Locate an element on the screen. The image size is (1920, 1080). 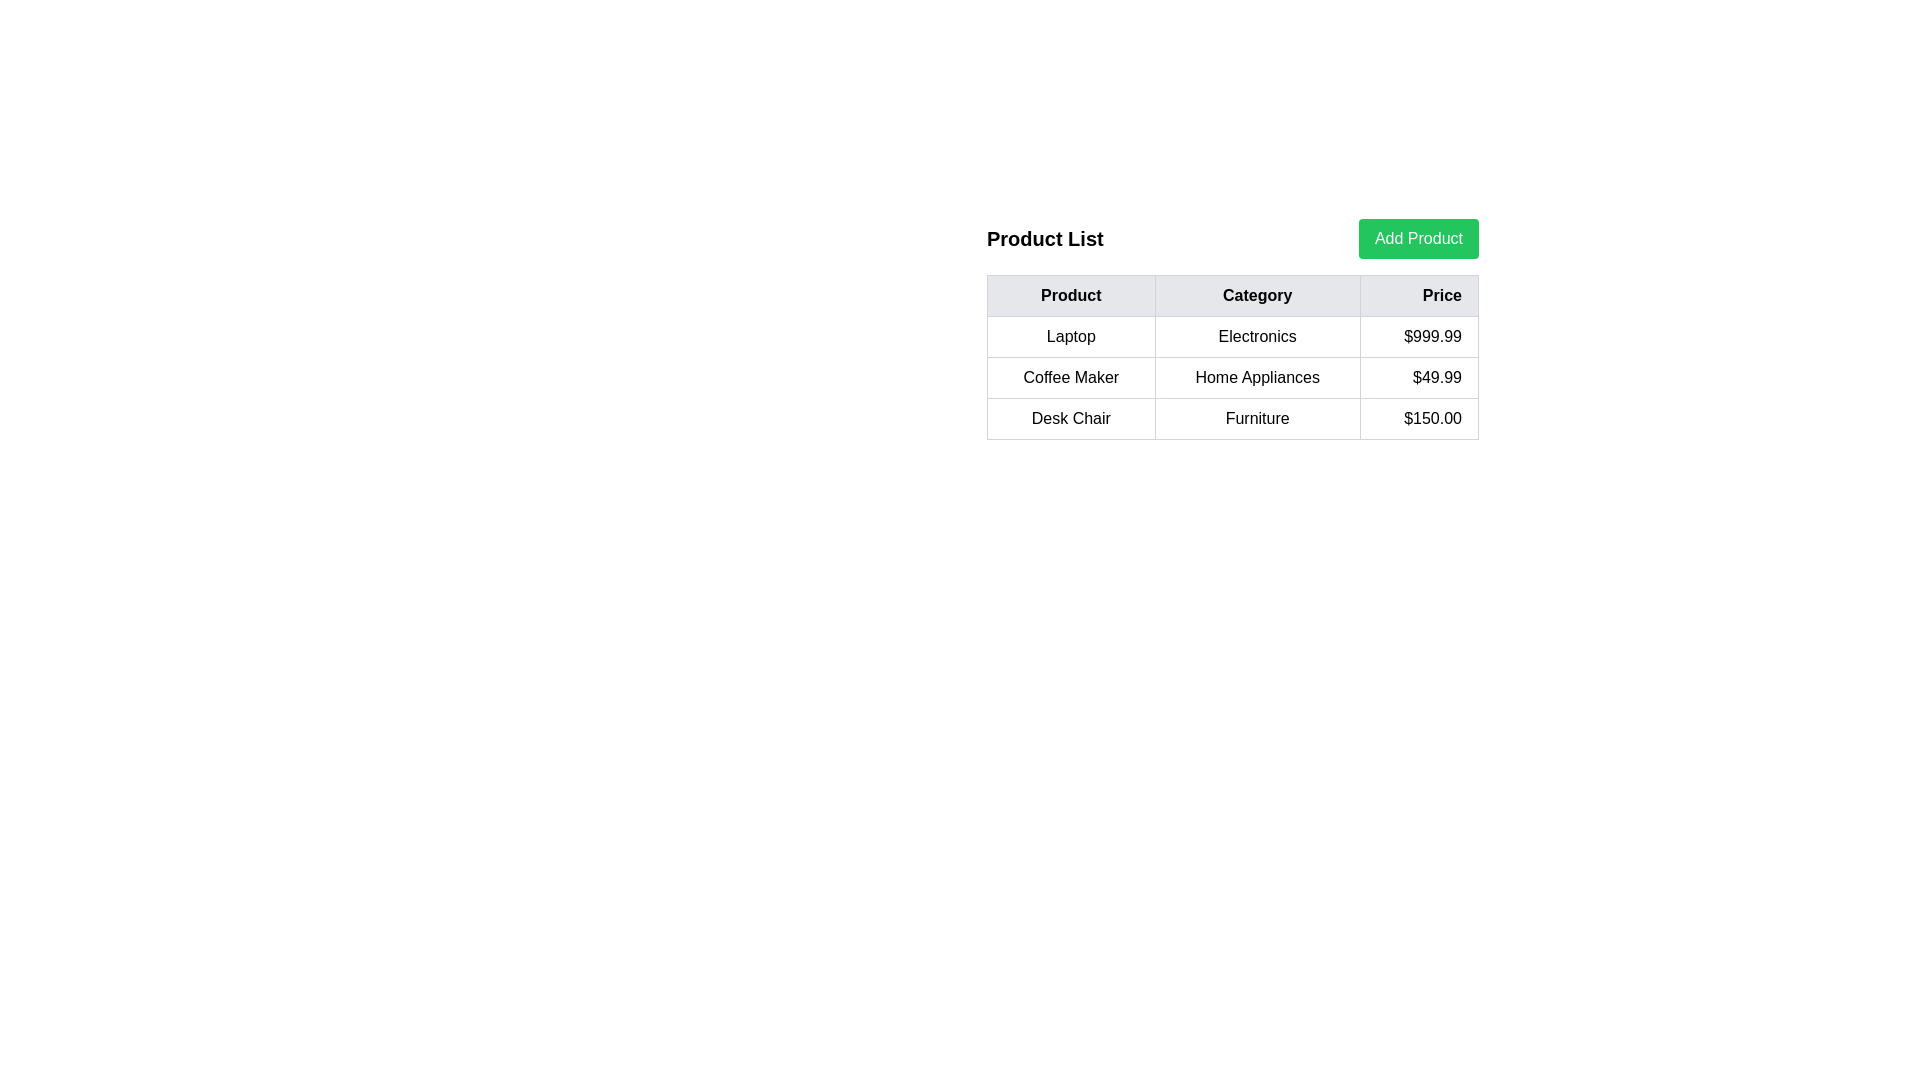
the table cell containing the text 'Home Appliances' which is located in the second row and second column of the 'Product List' table is located at coordinates (1256, 378).